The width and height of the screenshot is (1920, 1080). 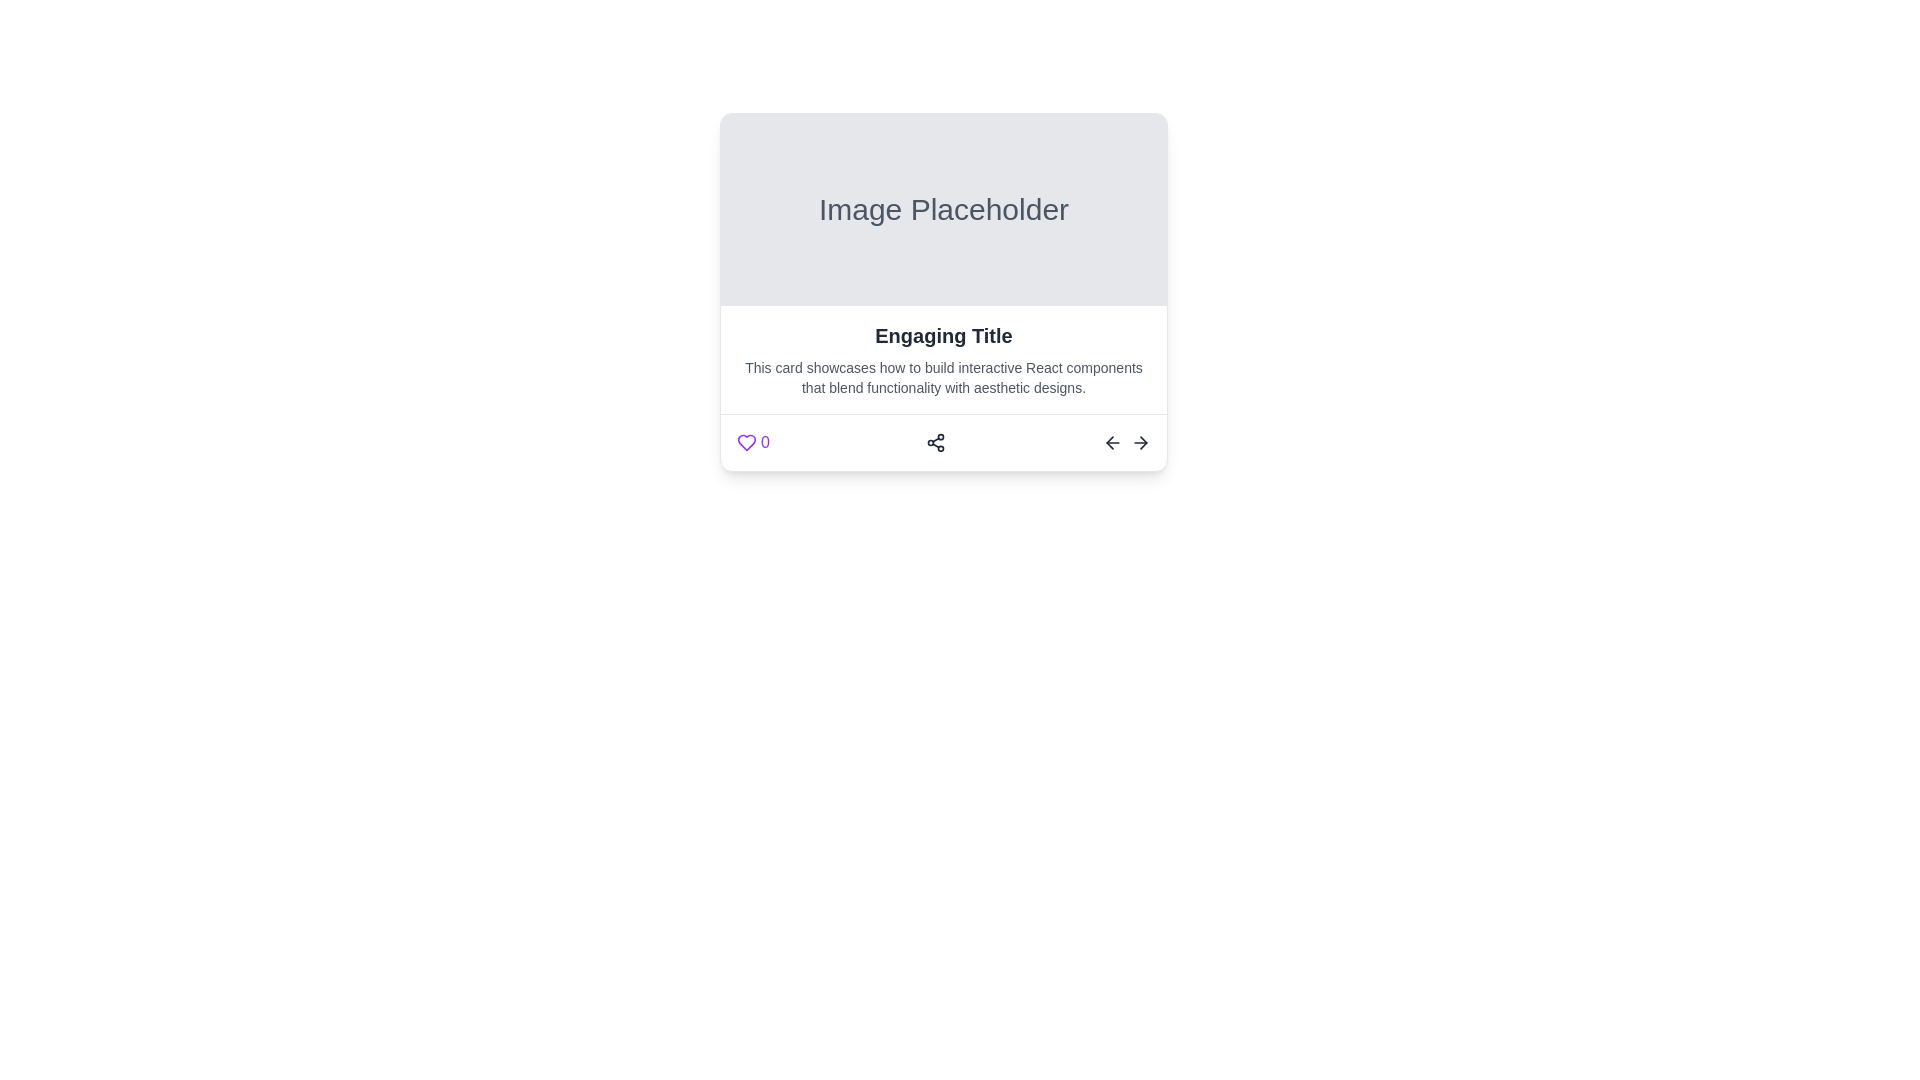 What do you see at coordinates (935, 442) in the screenshot?
I see `the share button located at the center-bottom of the card layout, positioned to the right of the heart icon and to the left of navigation buttons, to share the content displayed in the card` at bounding box center [935, 442].